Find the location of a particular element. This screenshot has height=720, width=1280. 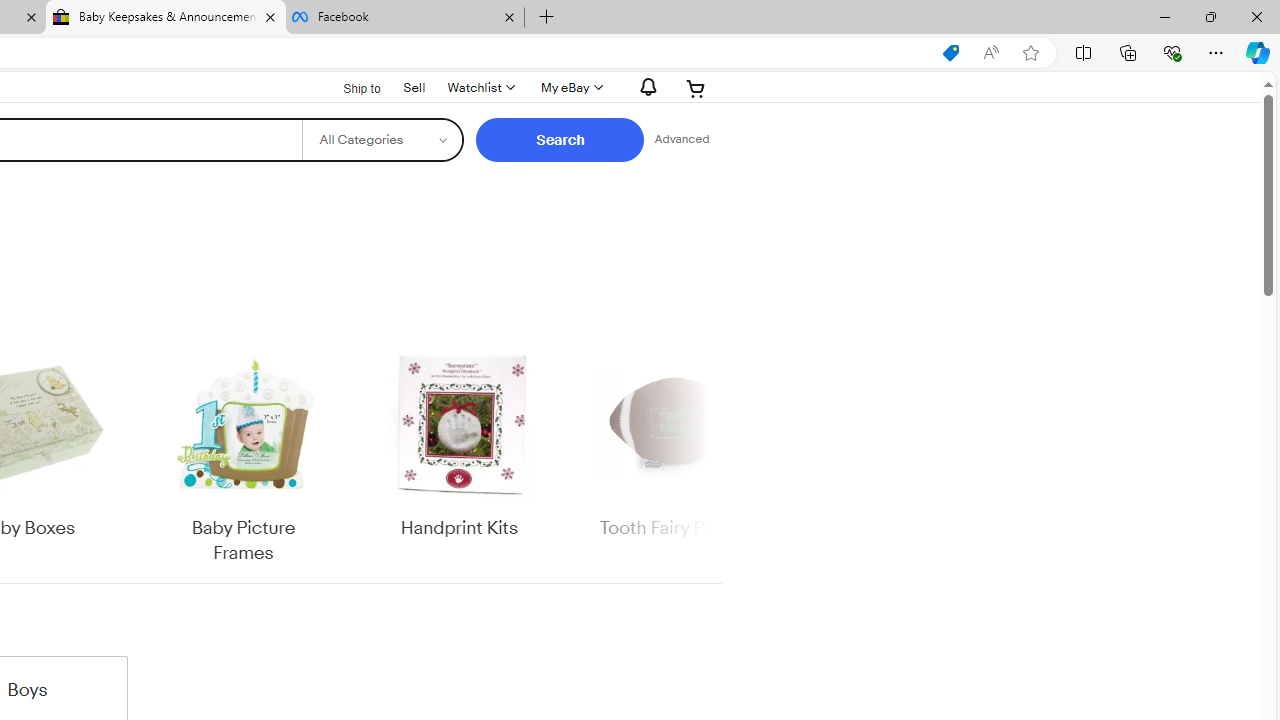

'Advanced Search' is located at coordinates (681, 139).